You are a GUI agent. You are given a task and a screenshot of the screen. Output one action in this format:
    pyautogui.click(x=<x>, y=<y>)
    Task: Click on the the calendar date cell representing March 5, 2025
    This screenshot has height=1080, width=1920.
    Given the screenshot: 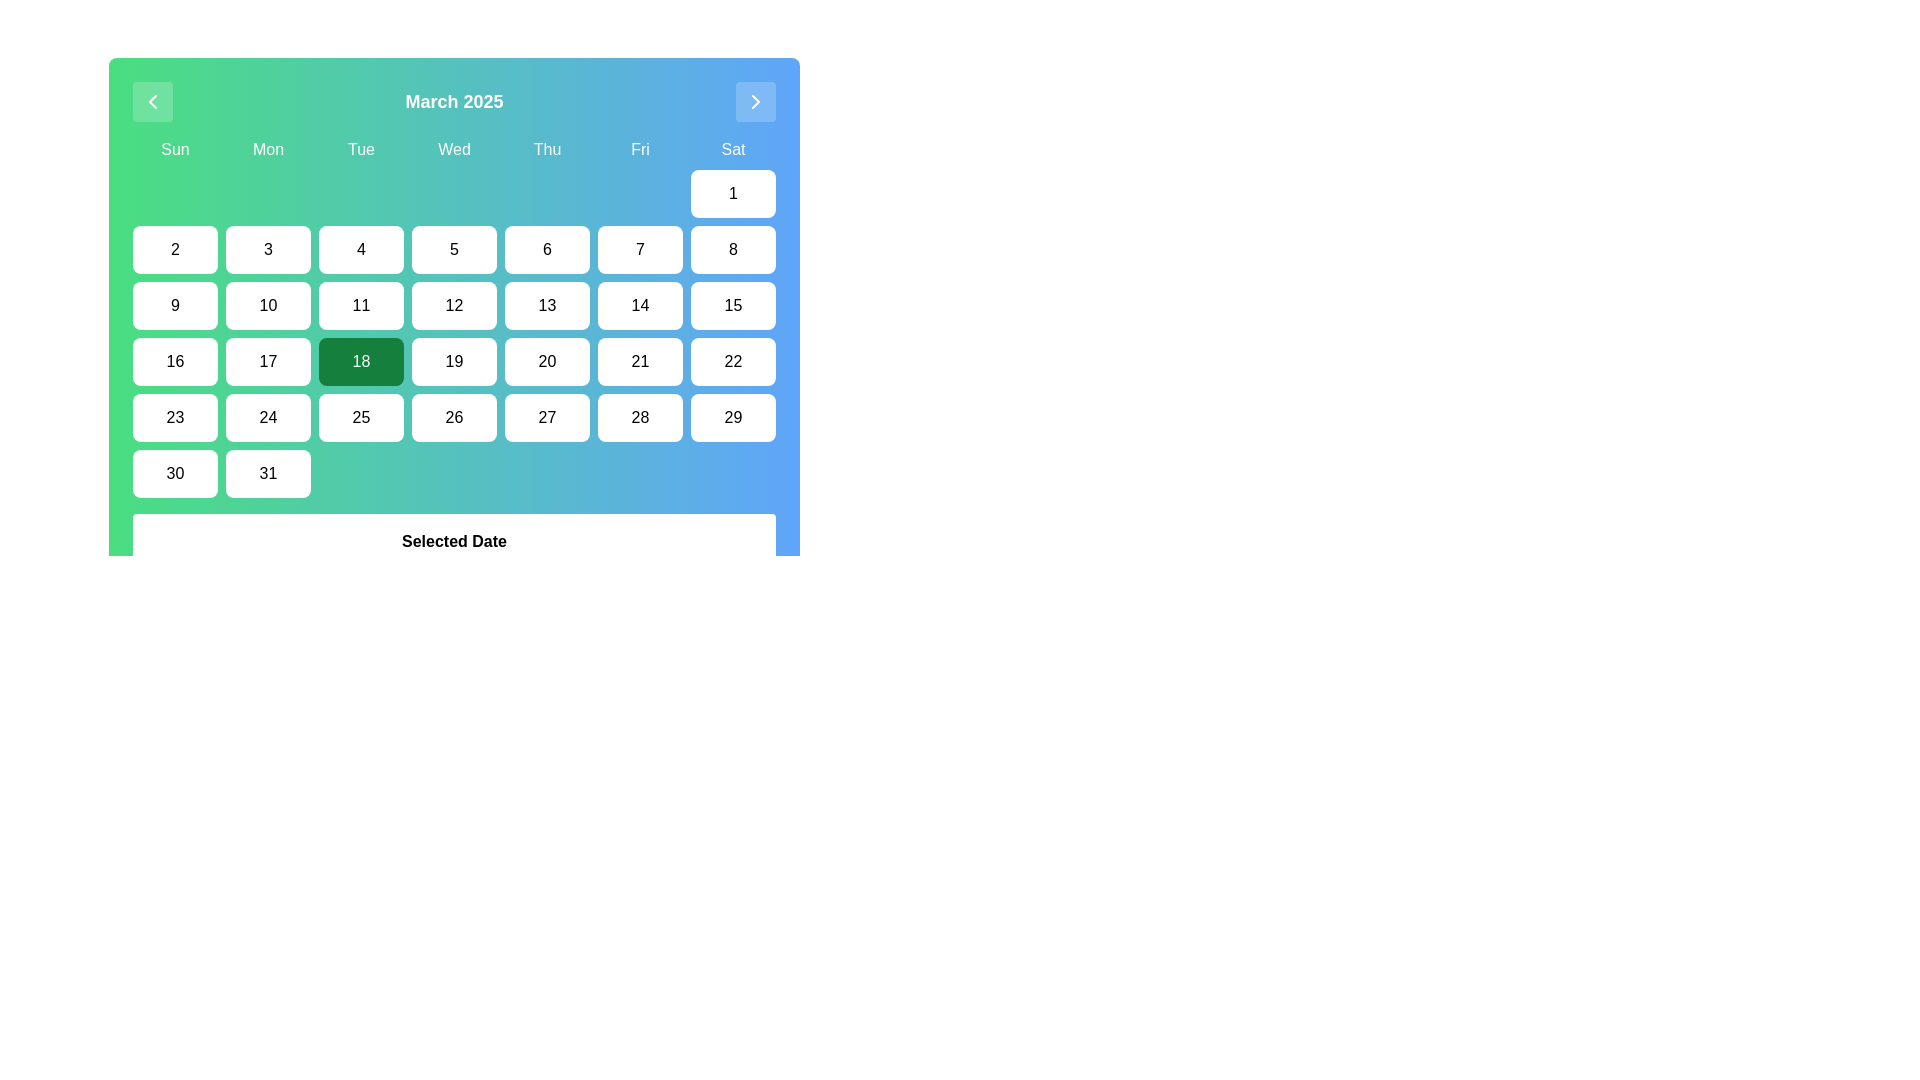 What is the action you would take?
    pyautogui.click(x=453, y=249)
    